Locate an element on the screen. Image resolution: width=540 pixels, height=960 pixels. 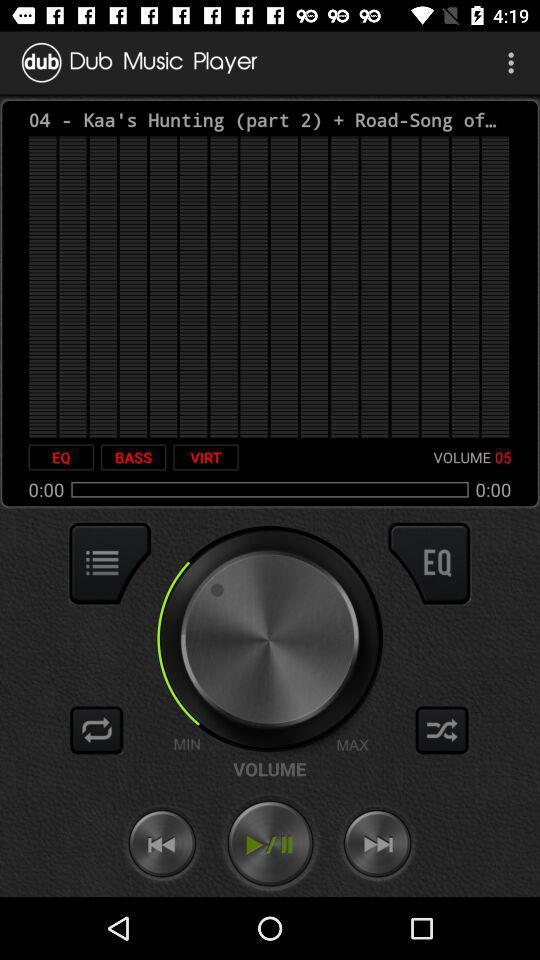
the icon to the left of the  bass is located at coordinates (61, 457).